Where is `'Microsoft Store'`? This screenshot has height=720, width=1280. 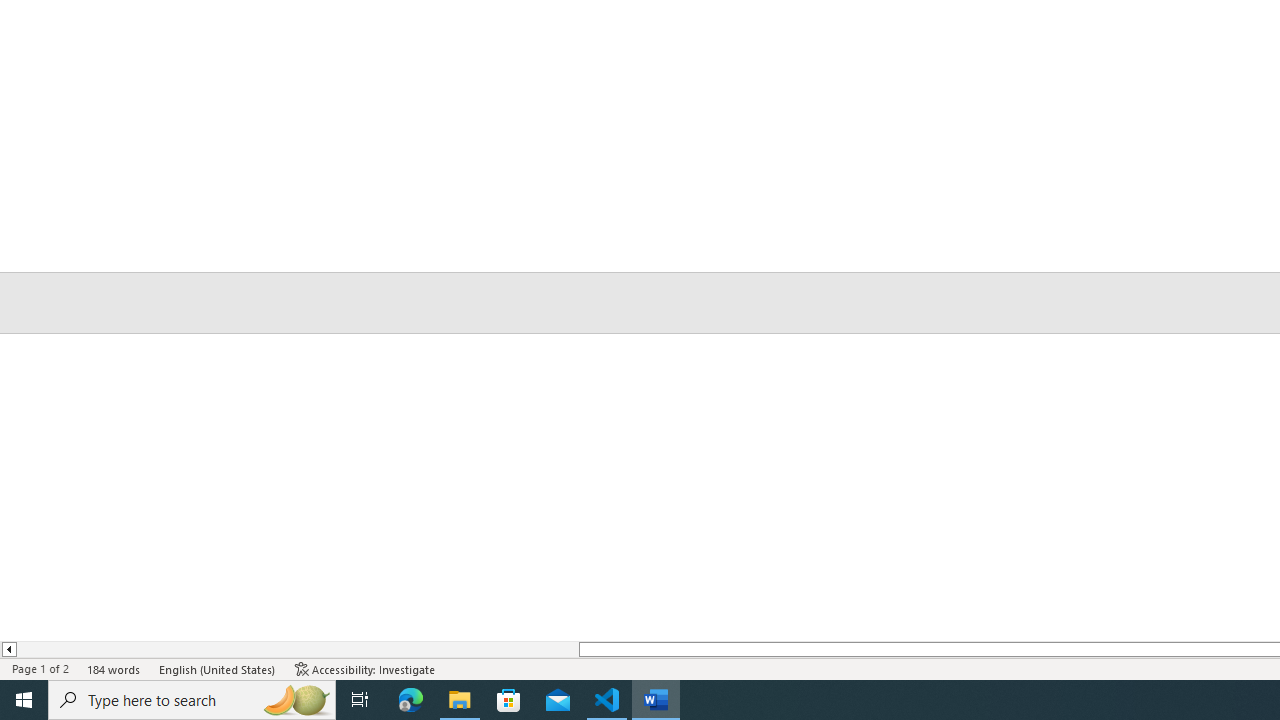
'Microsoft Store' is located at coordinates (509, 698).